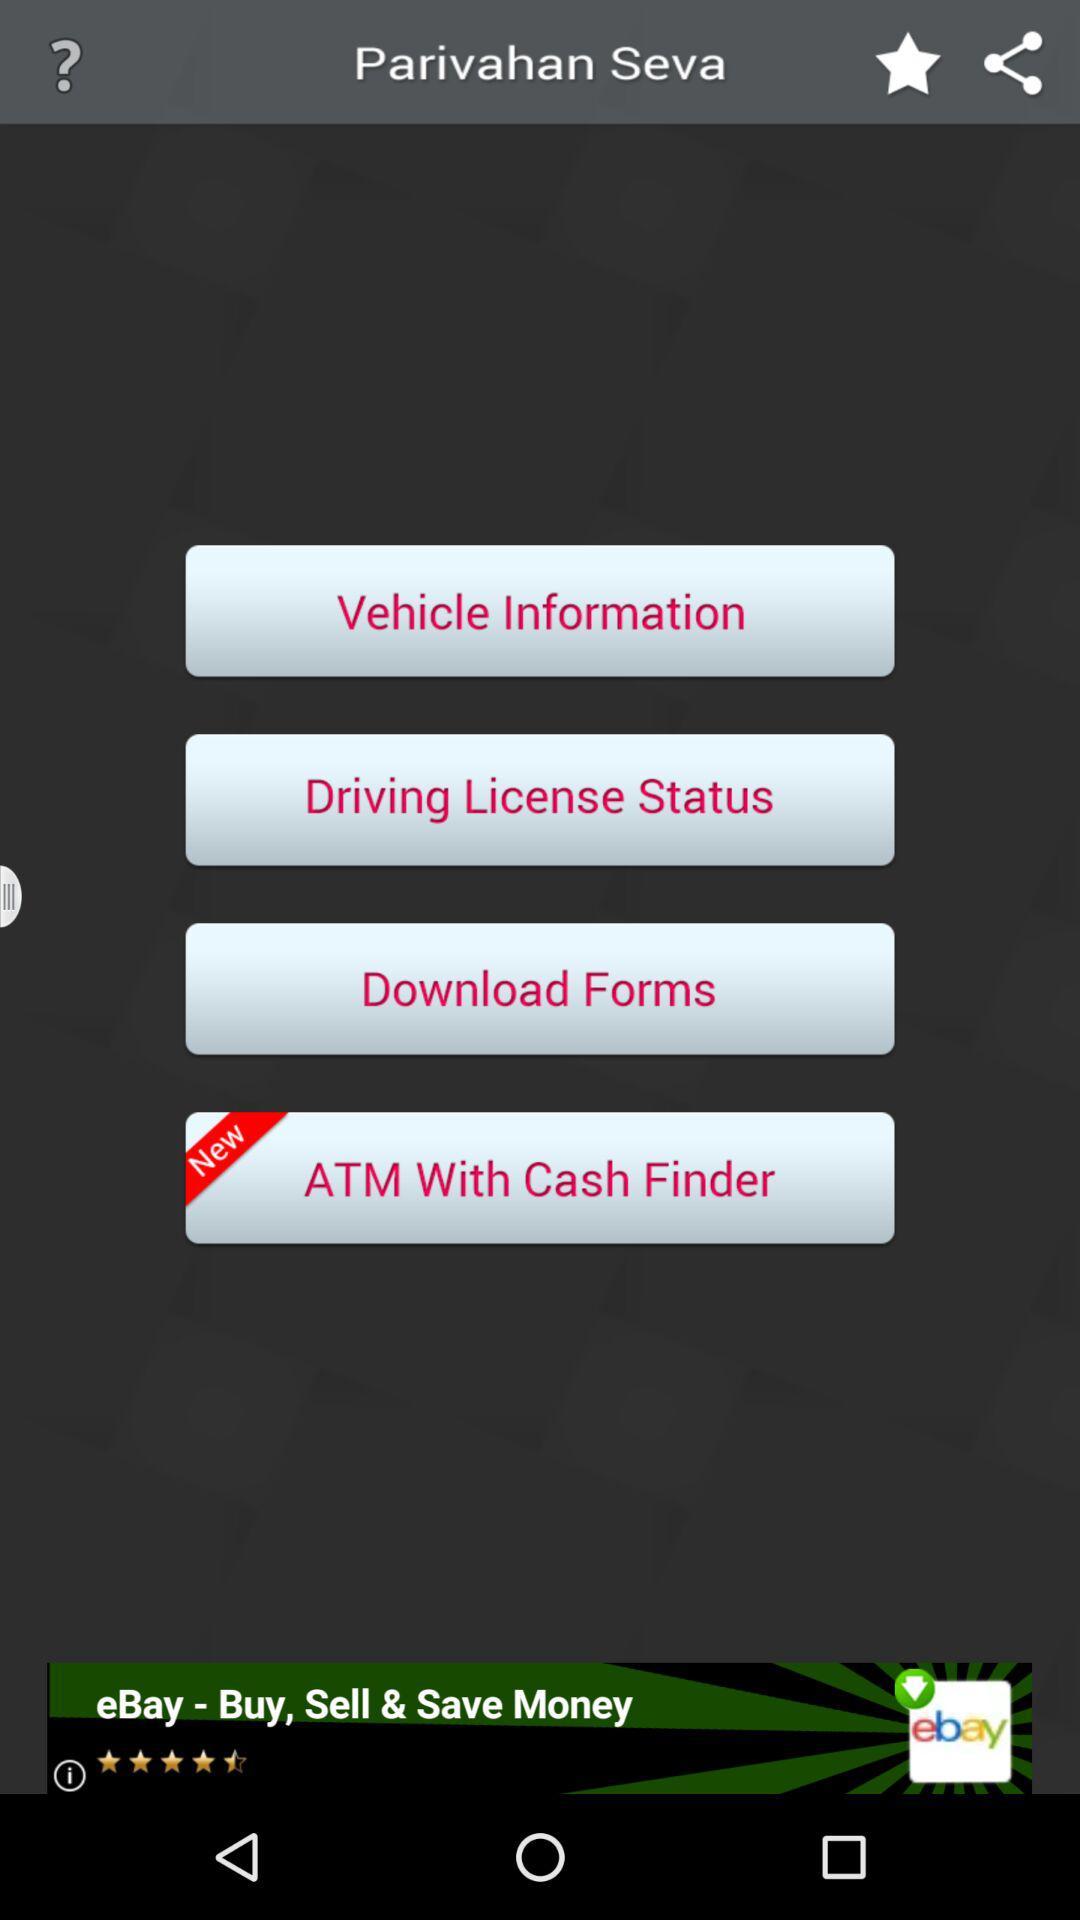 This screenshot has width=1080, height=1920. Describe the element at coordinates (23, 958) in the screenshot. I see `the menu icon` at that location.